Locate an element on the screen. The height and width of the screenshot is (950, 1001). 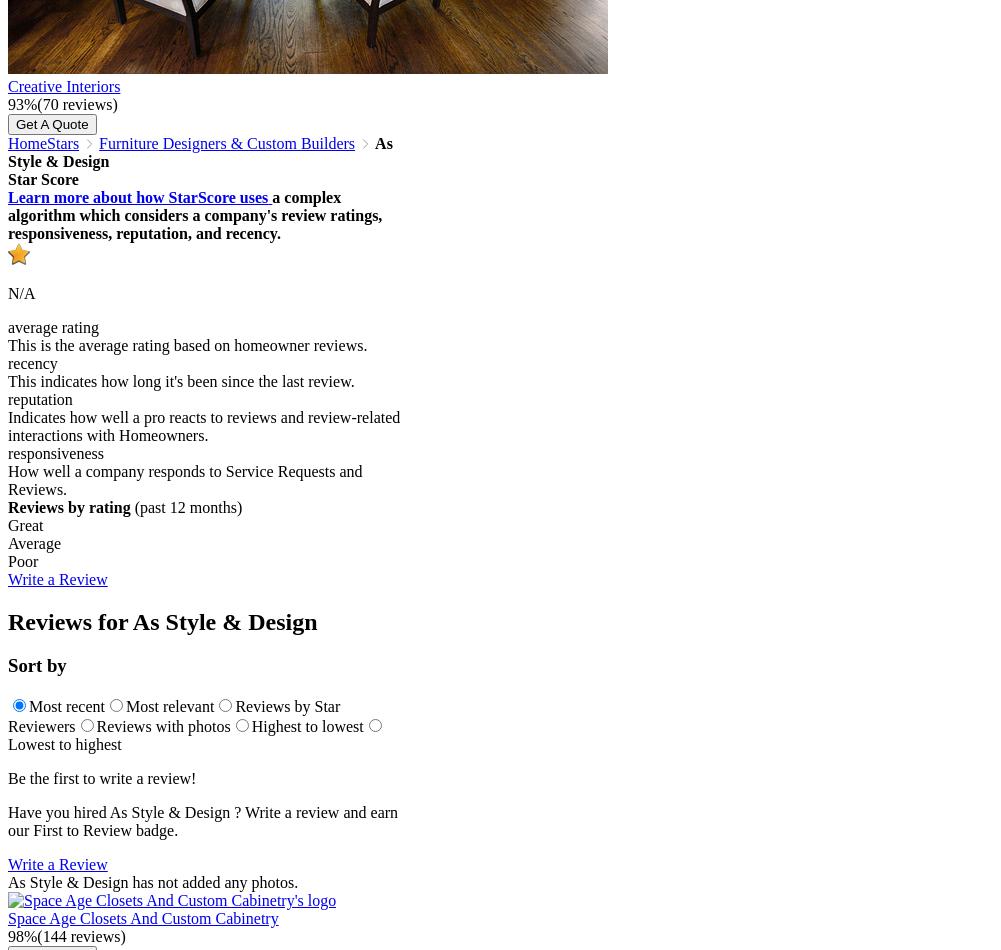
'(past 12 months)' is located at coordinates (129, 506).